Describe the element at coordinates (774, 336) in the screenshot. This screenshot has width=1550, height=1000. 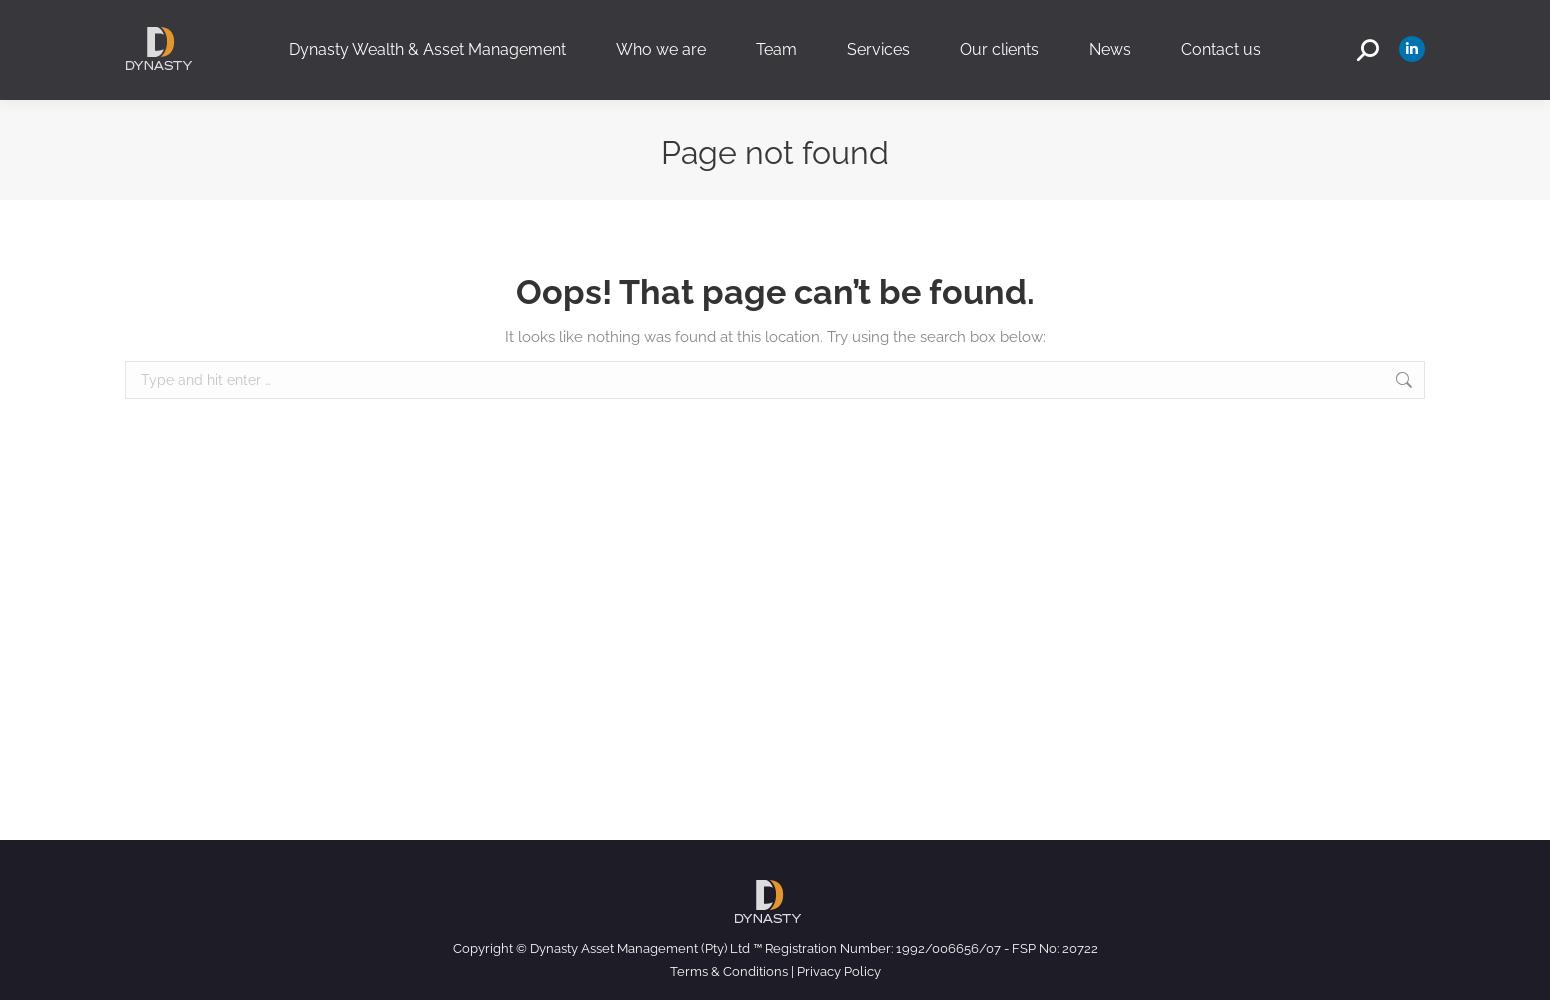
I see `'It looks like nothing was found at this location. Try using the search box below:'` at that location.